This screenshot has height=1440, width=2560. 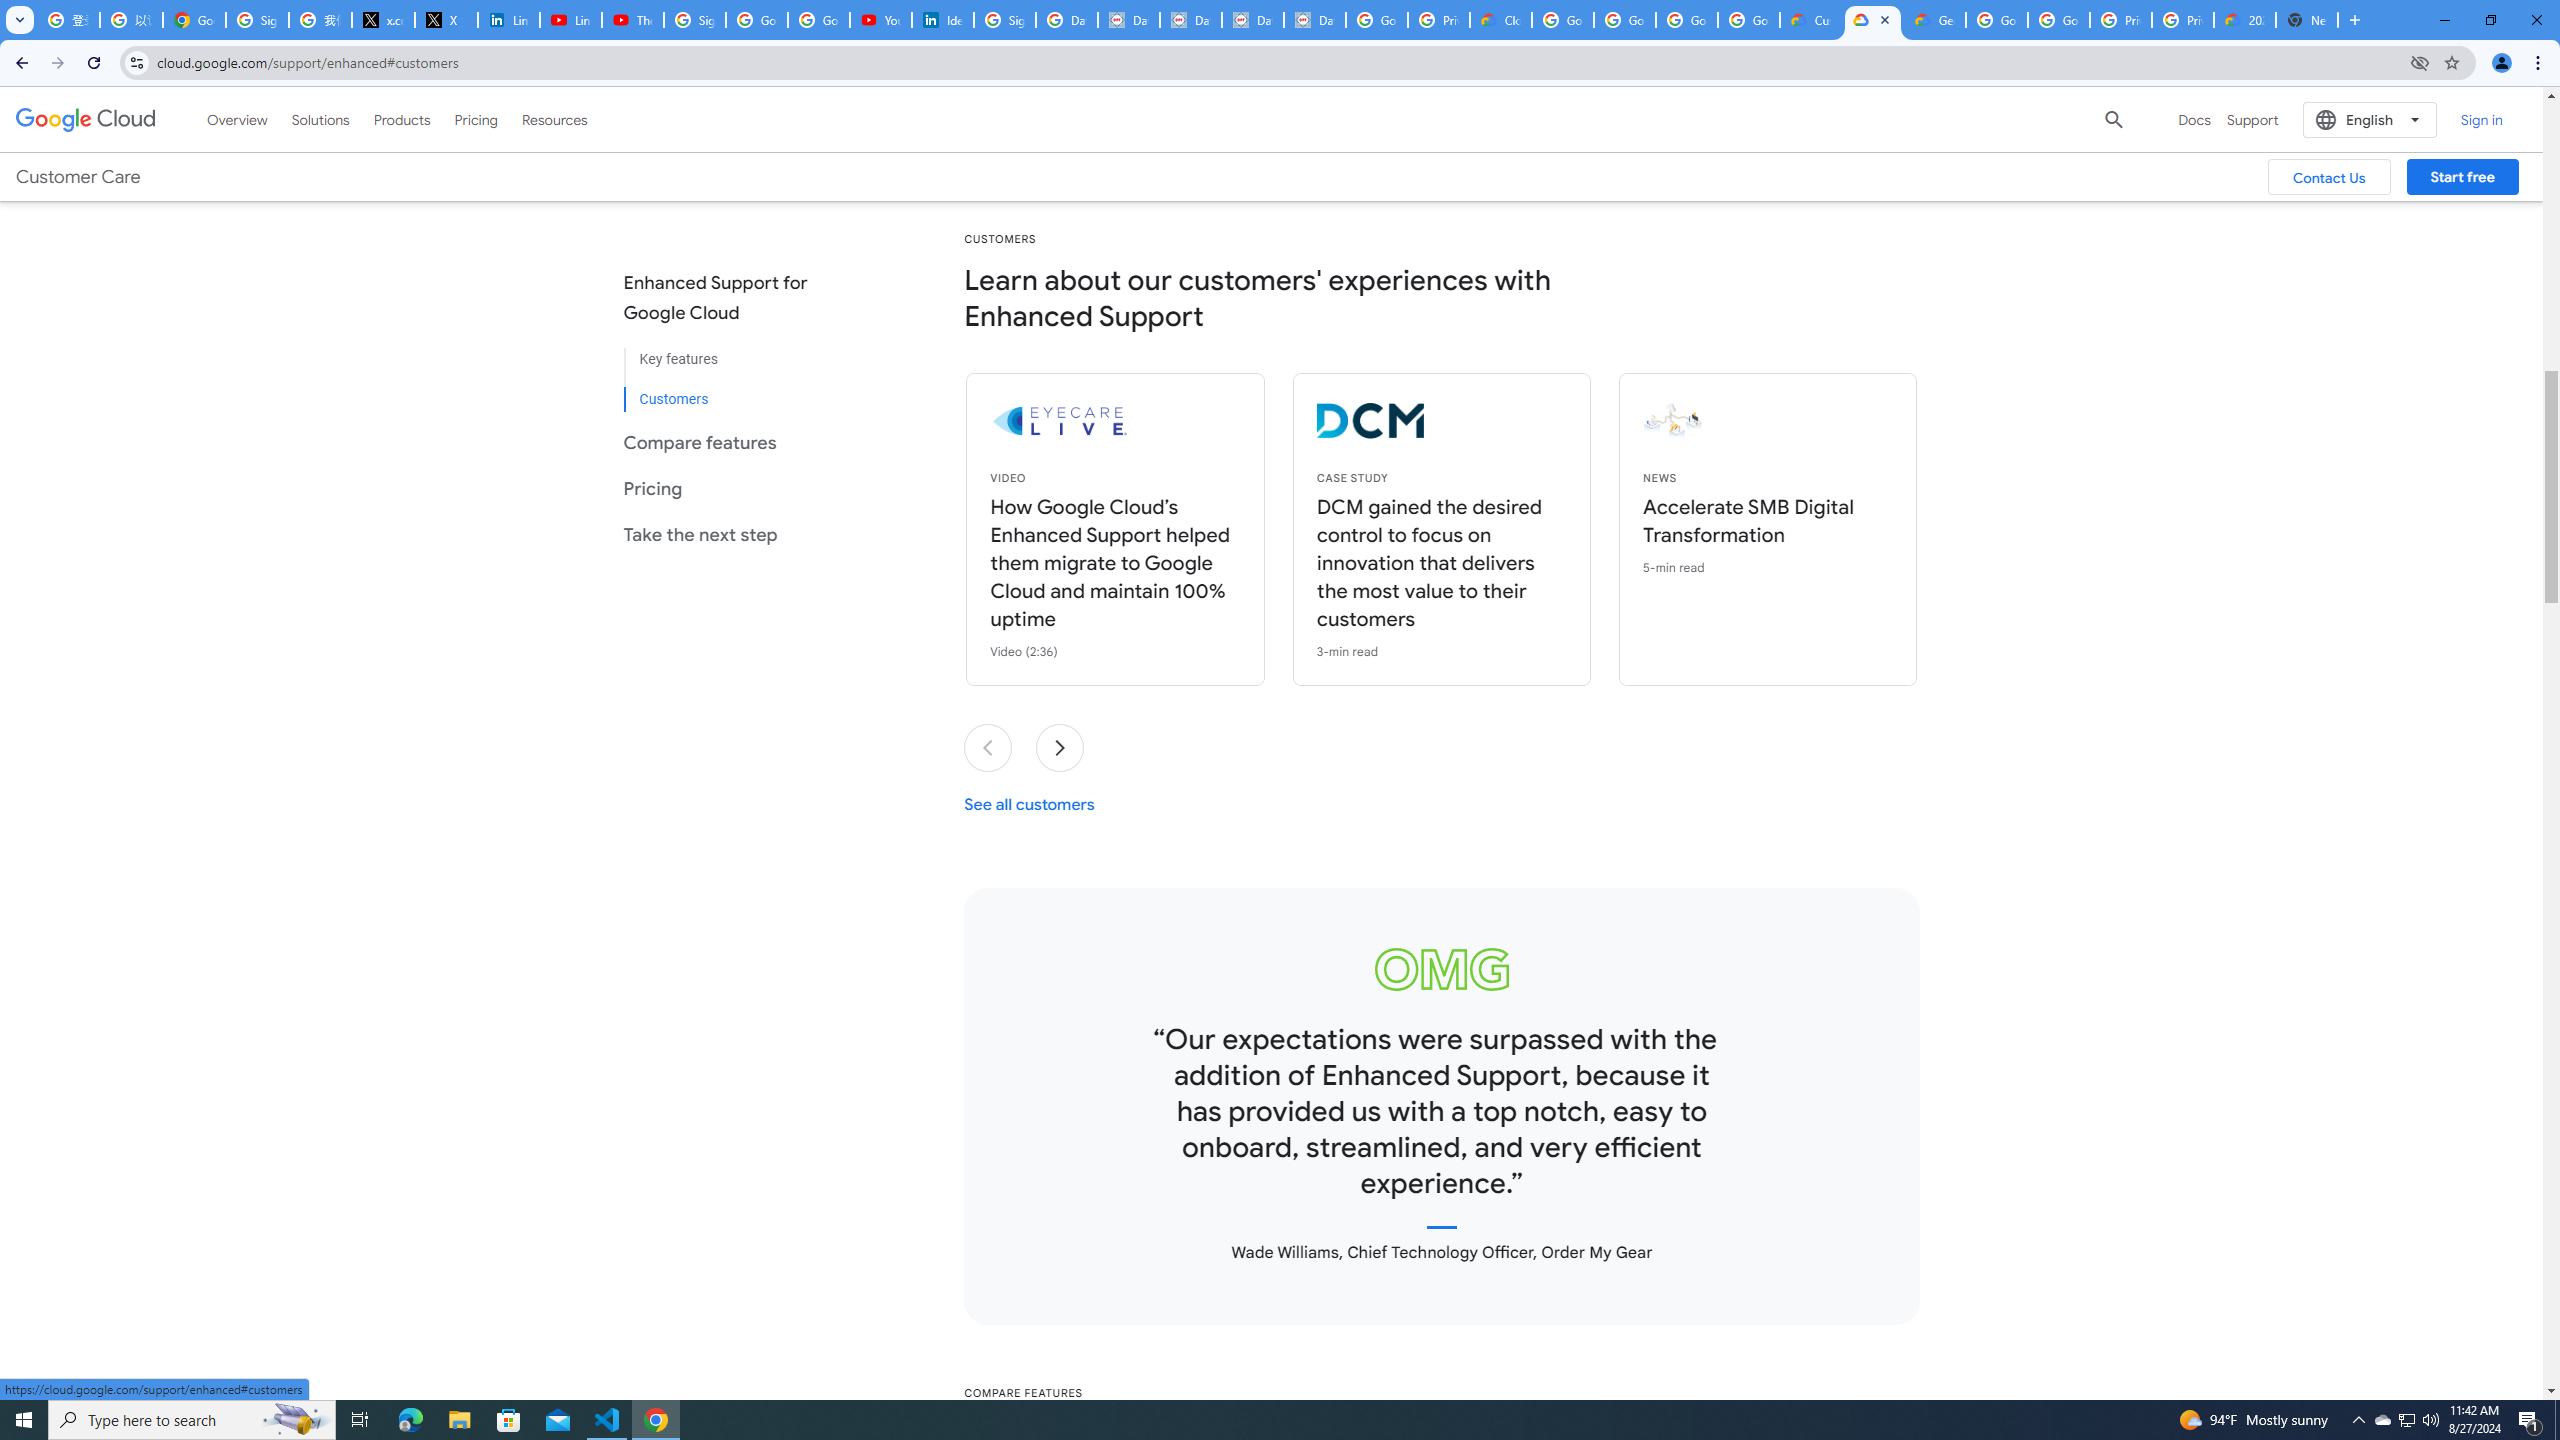 What do you see at coordinates (2251, 118) in the screenshot?
I see `'Support'` at bounding box center [2251, 118].